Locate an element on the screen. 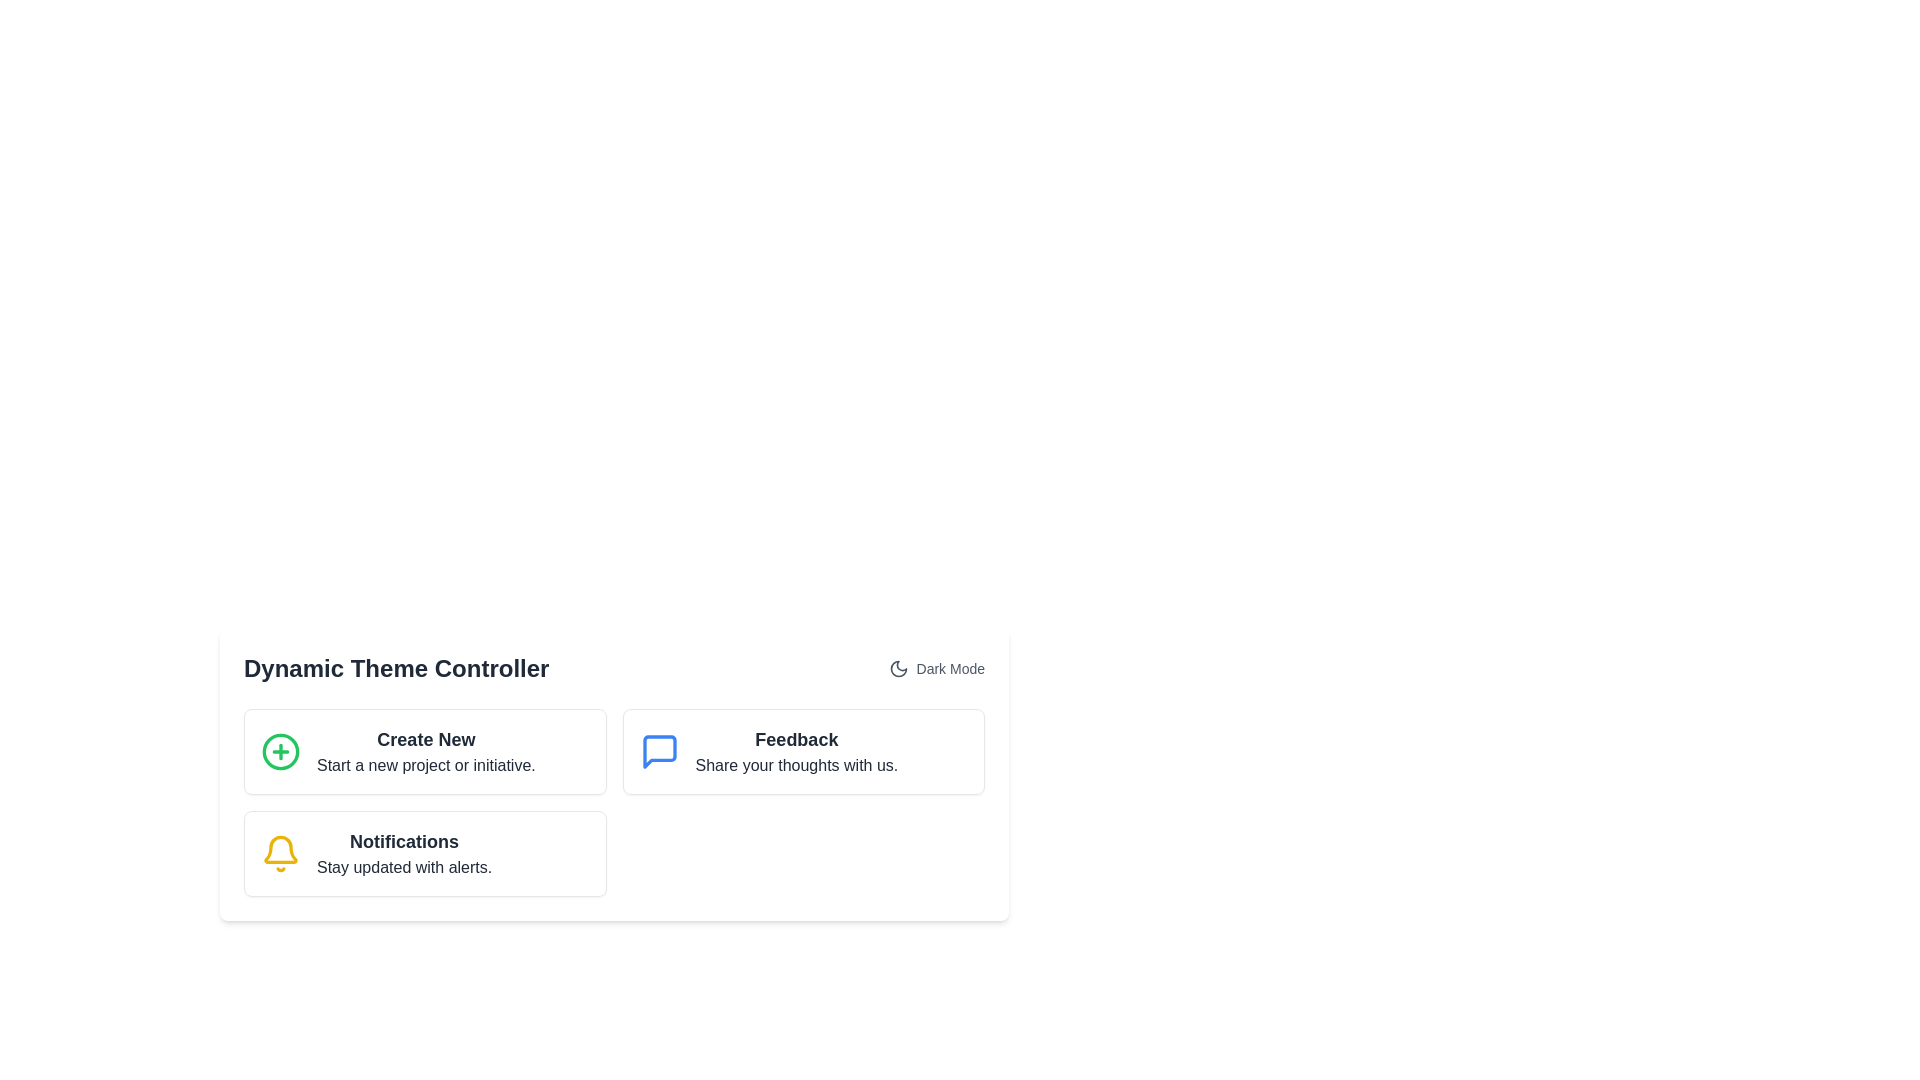  the bold blue speech bubble icon located above the text 'Feedback' is located at coordinates (659, 752).